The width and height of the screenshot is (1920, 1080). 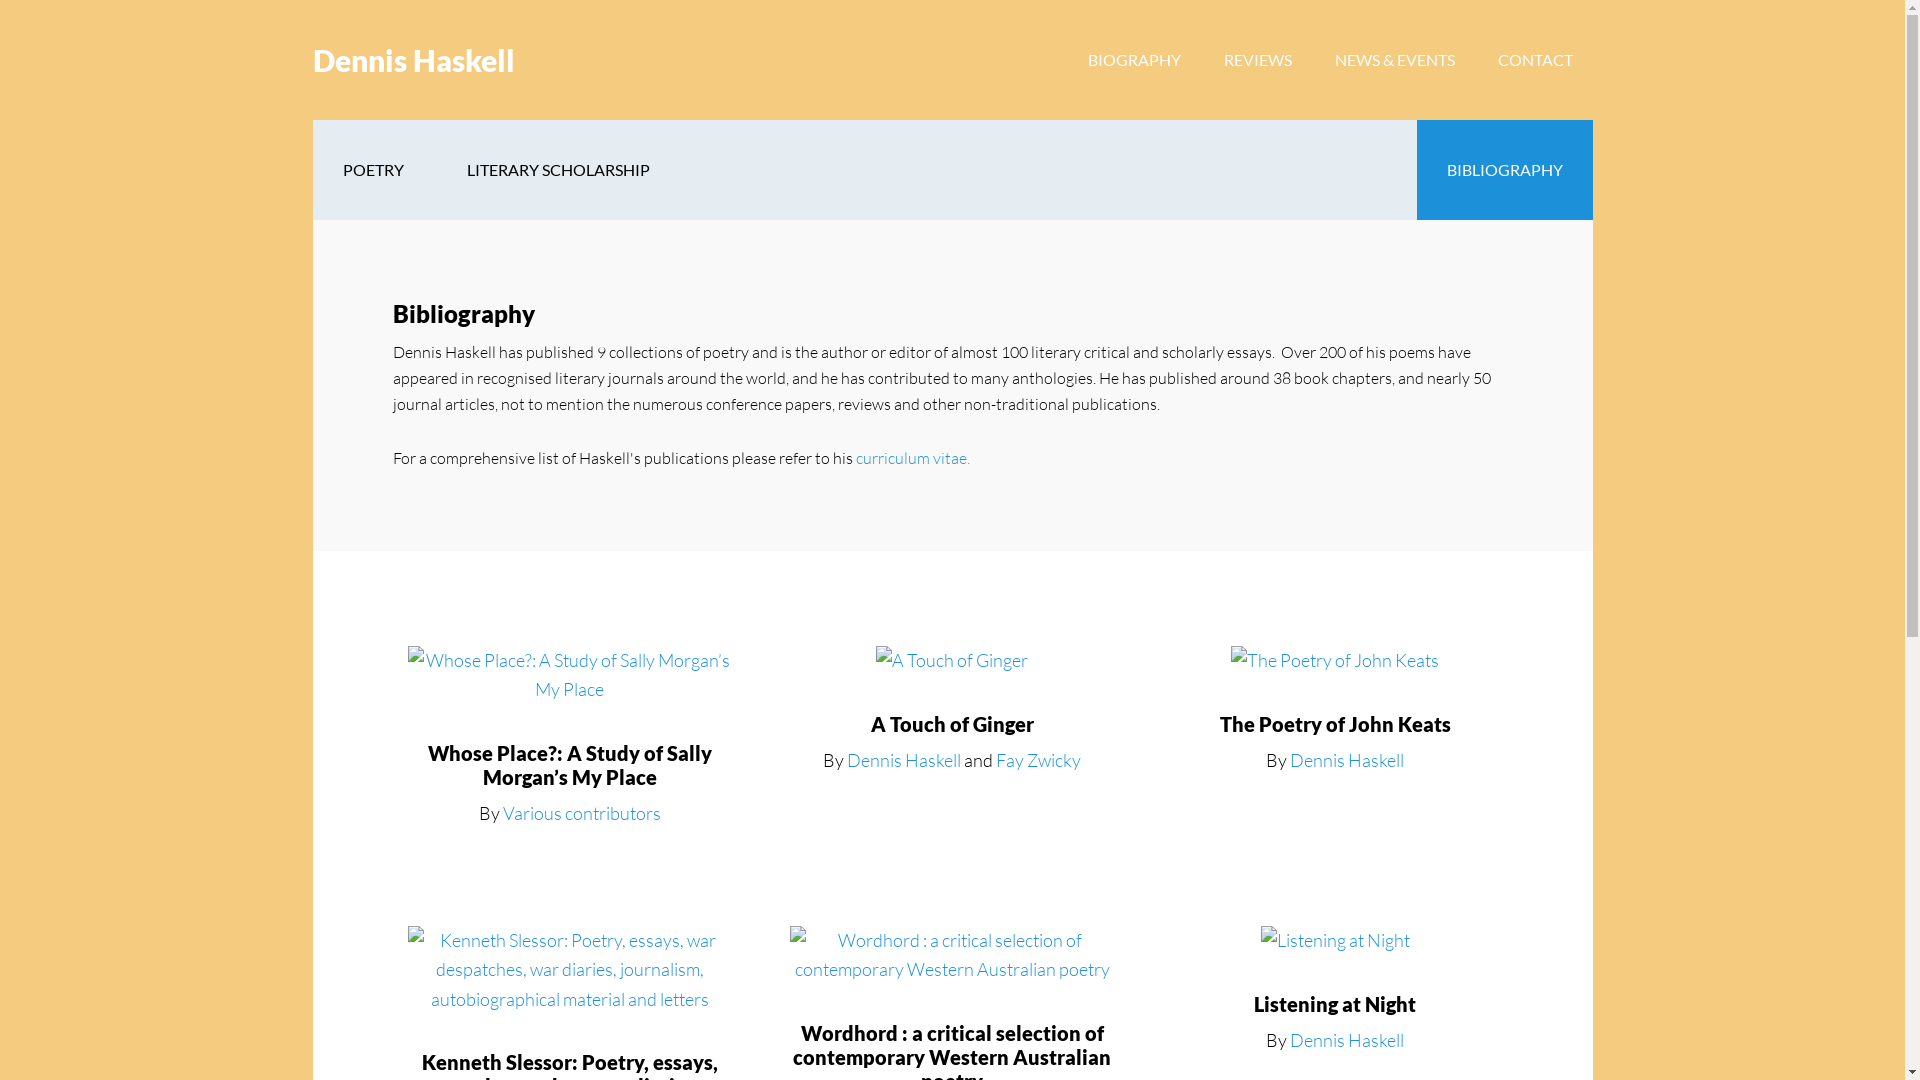 I want to click on 'Fay Zwicky', so click(x=1038, y=759).